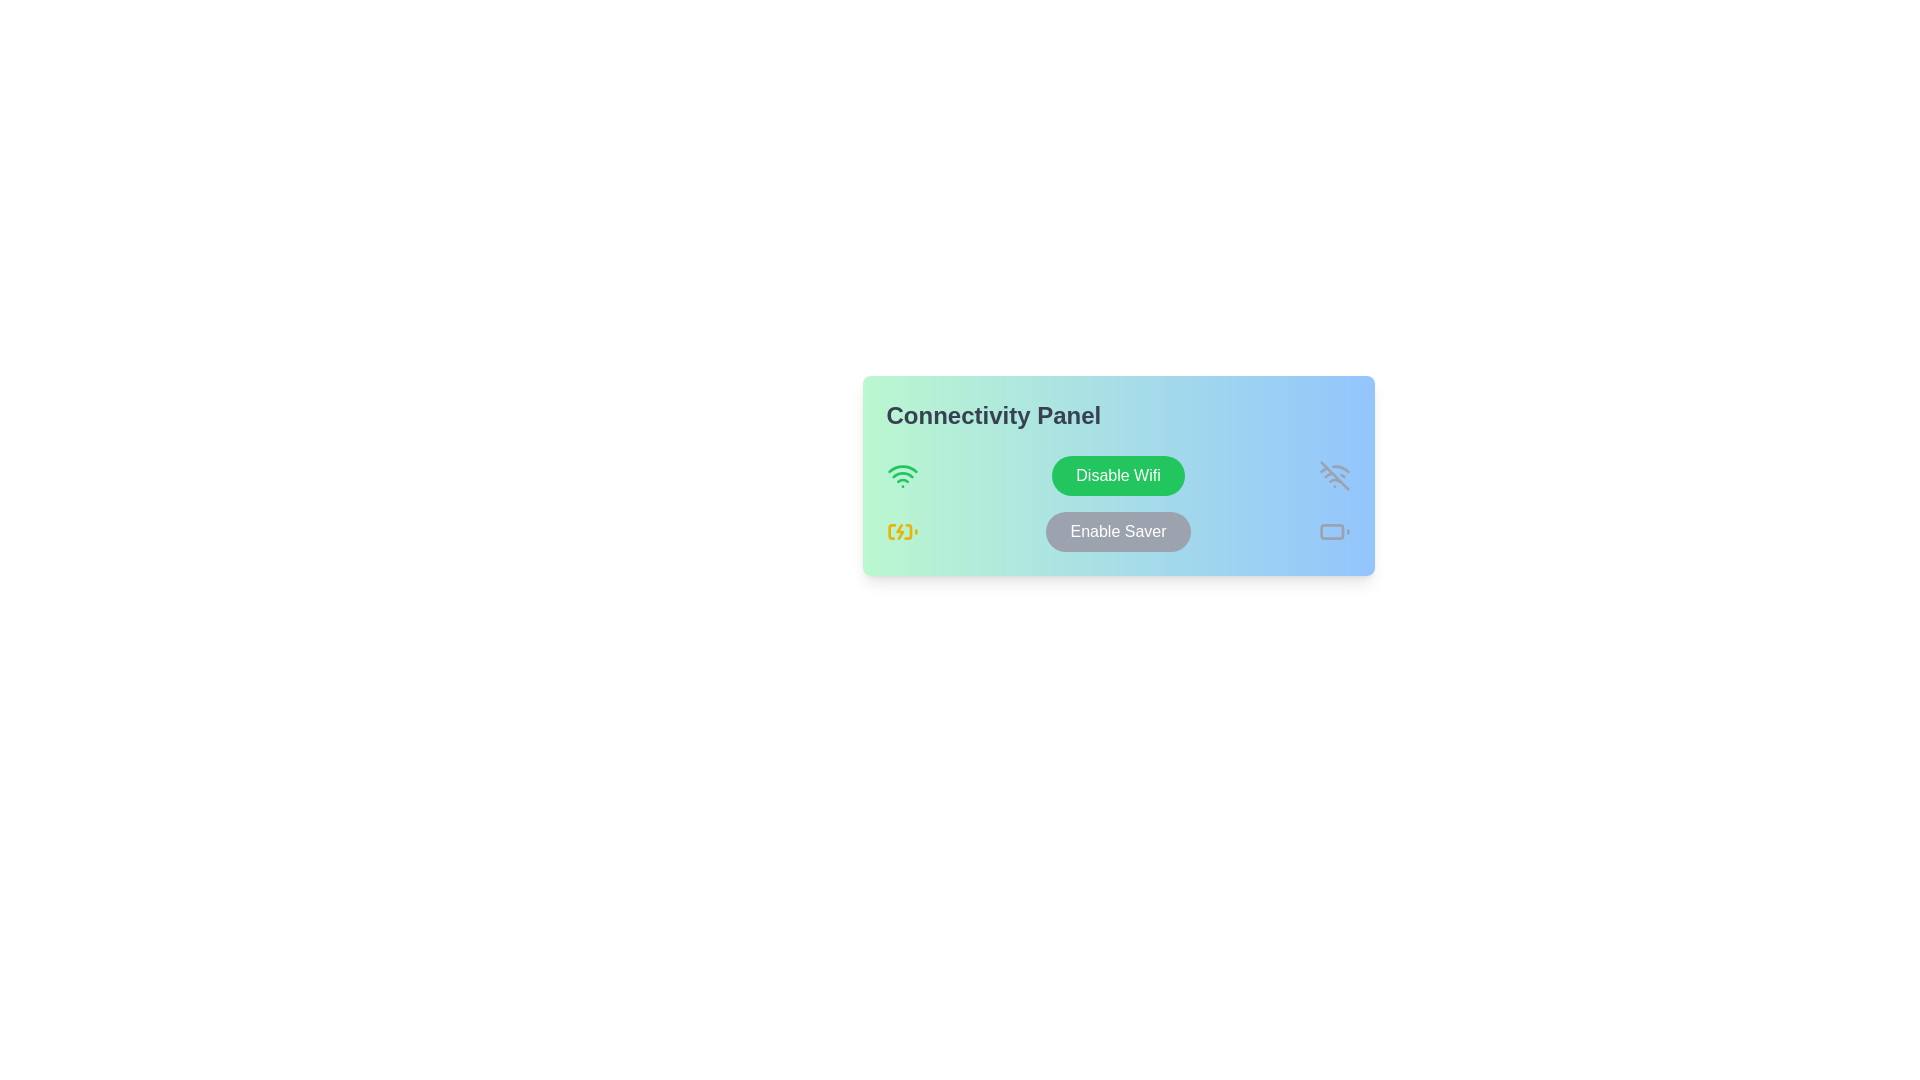 This screenshot has height=1080, width=1920. I want to click on the 'Disable Wifi' button, which has a green background and is located within the 'Connectivity Panel' beneath the label, so click(1117, 503).